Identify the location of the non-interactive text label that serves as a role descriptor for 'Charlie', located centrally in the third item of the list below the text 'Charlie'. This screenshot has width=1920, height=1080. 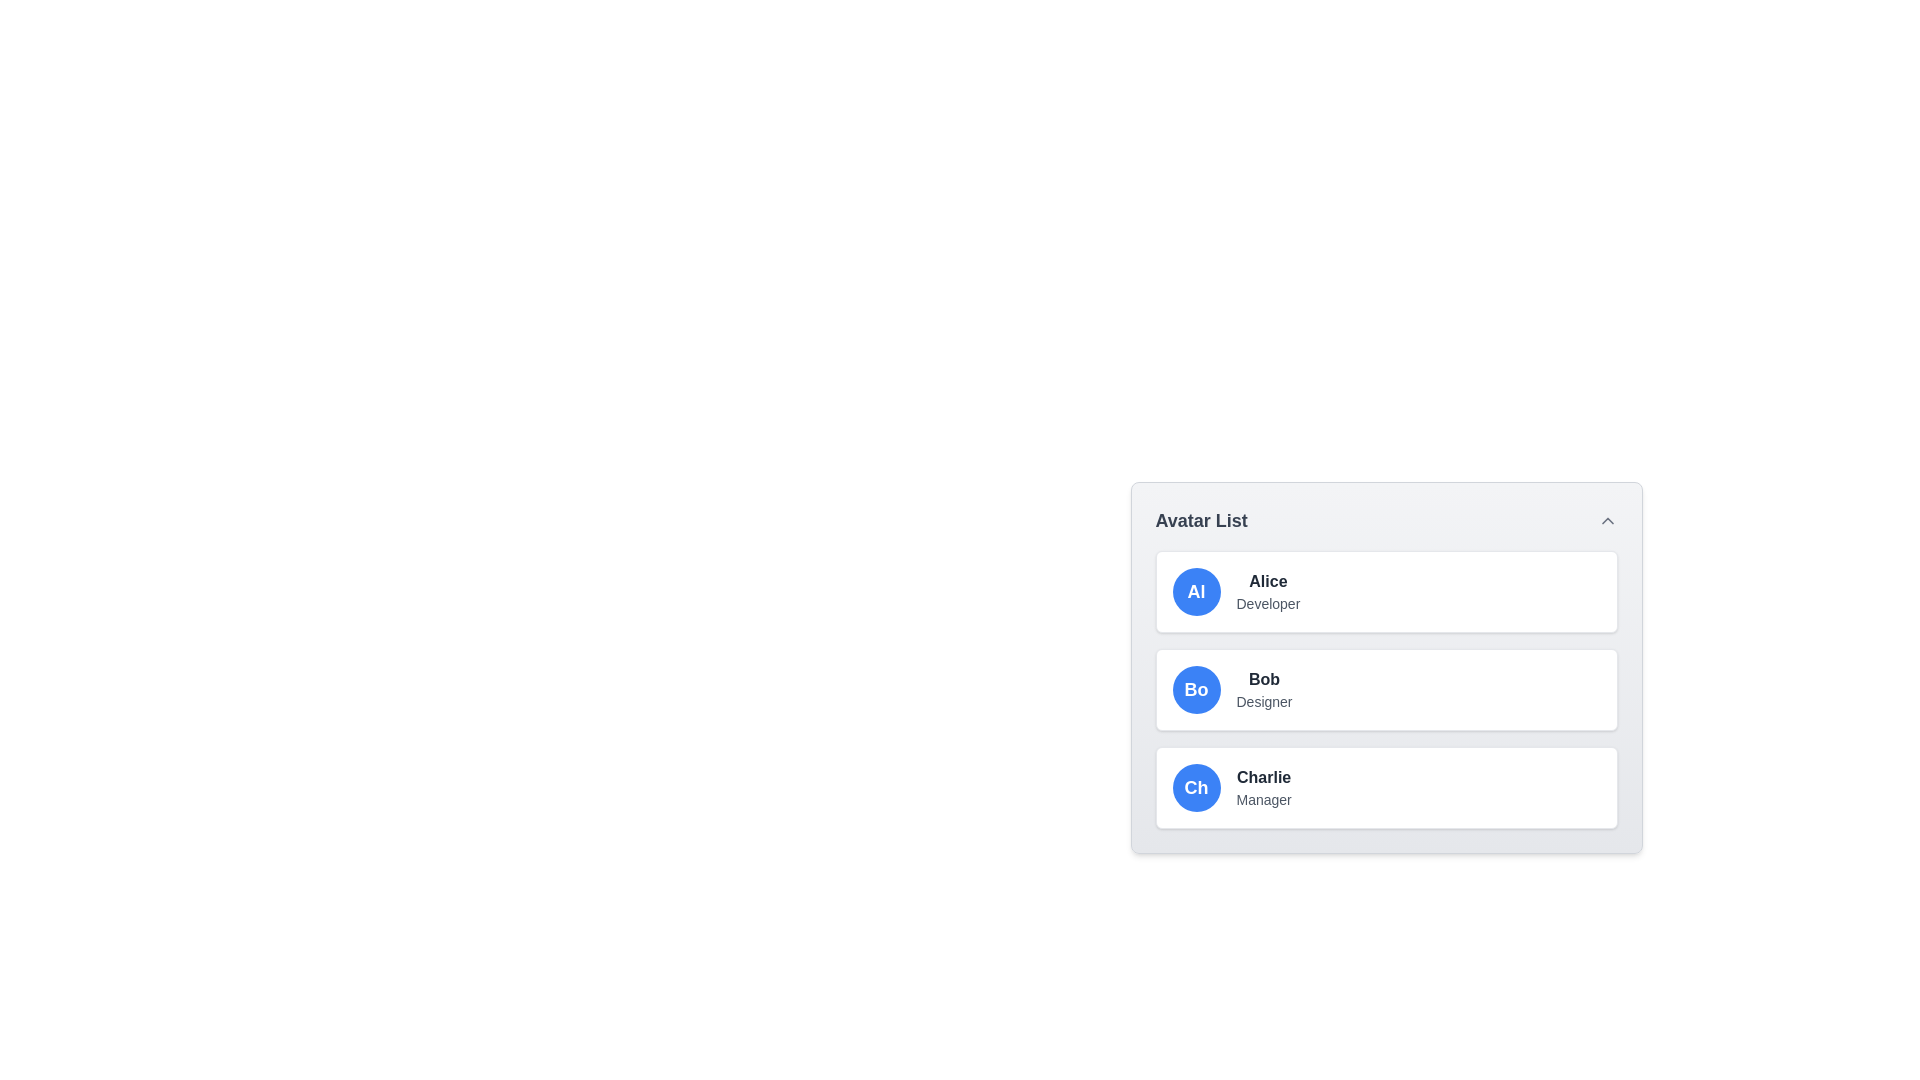
(1263, 798).